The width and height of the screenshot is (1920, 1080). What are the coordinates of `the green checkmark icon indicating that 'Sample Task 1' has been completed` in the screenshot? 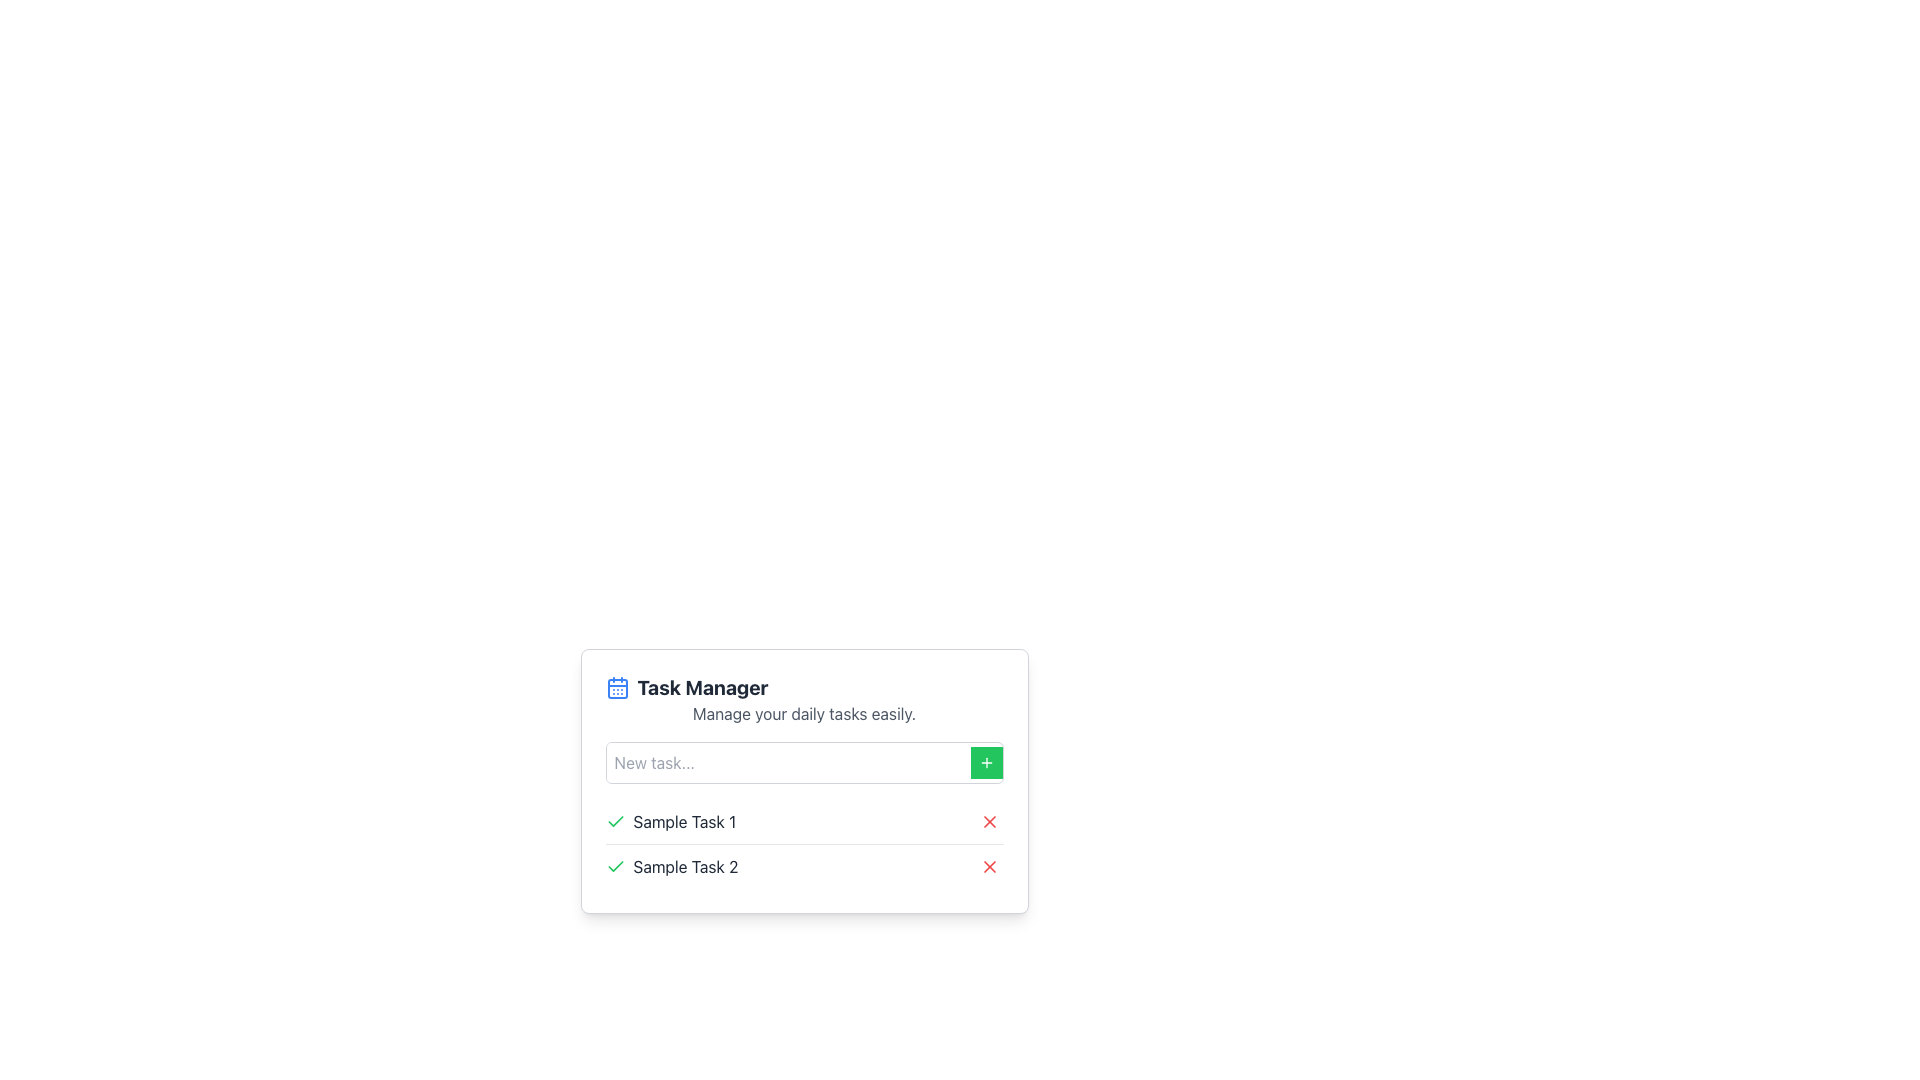 It's located at (614, 865).